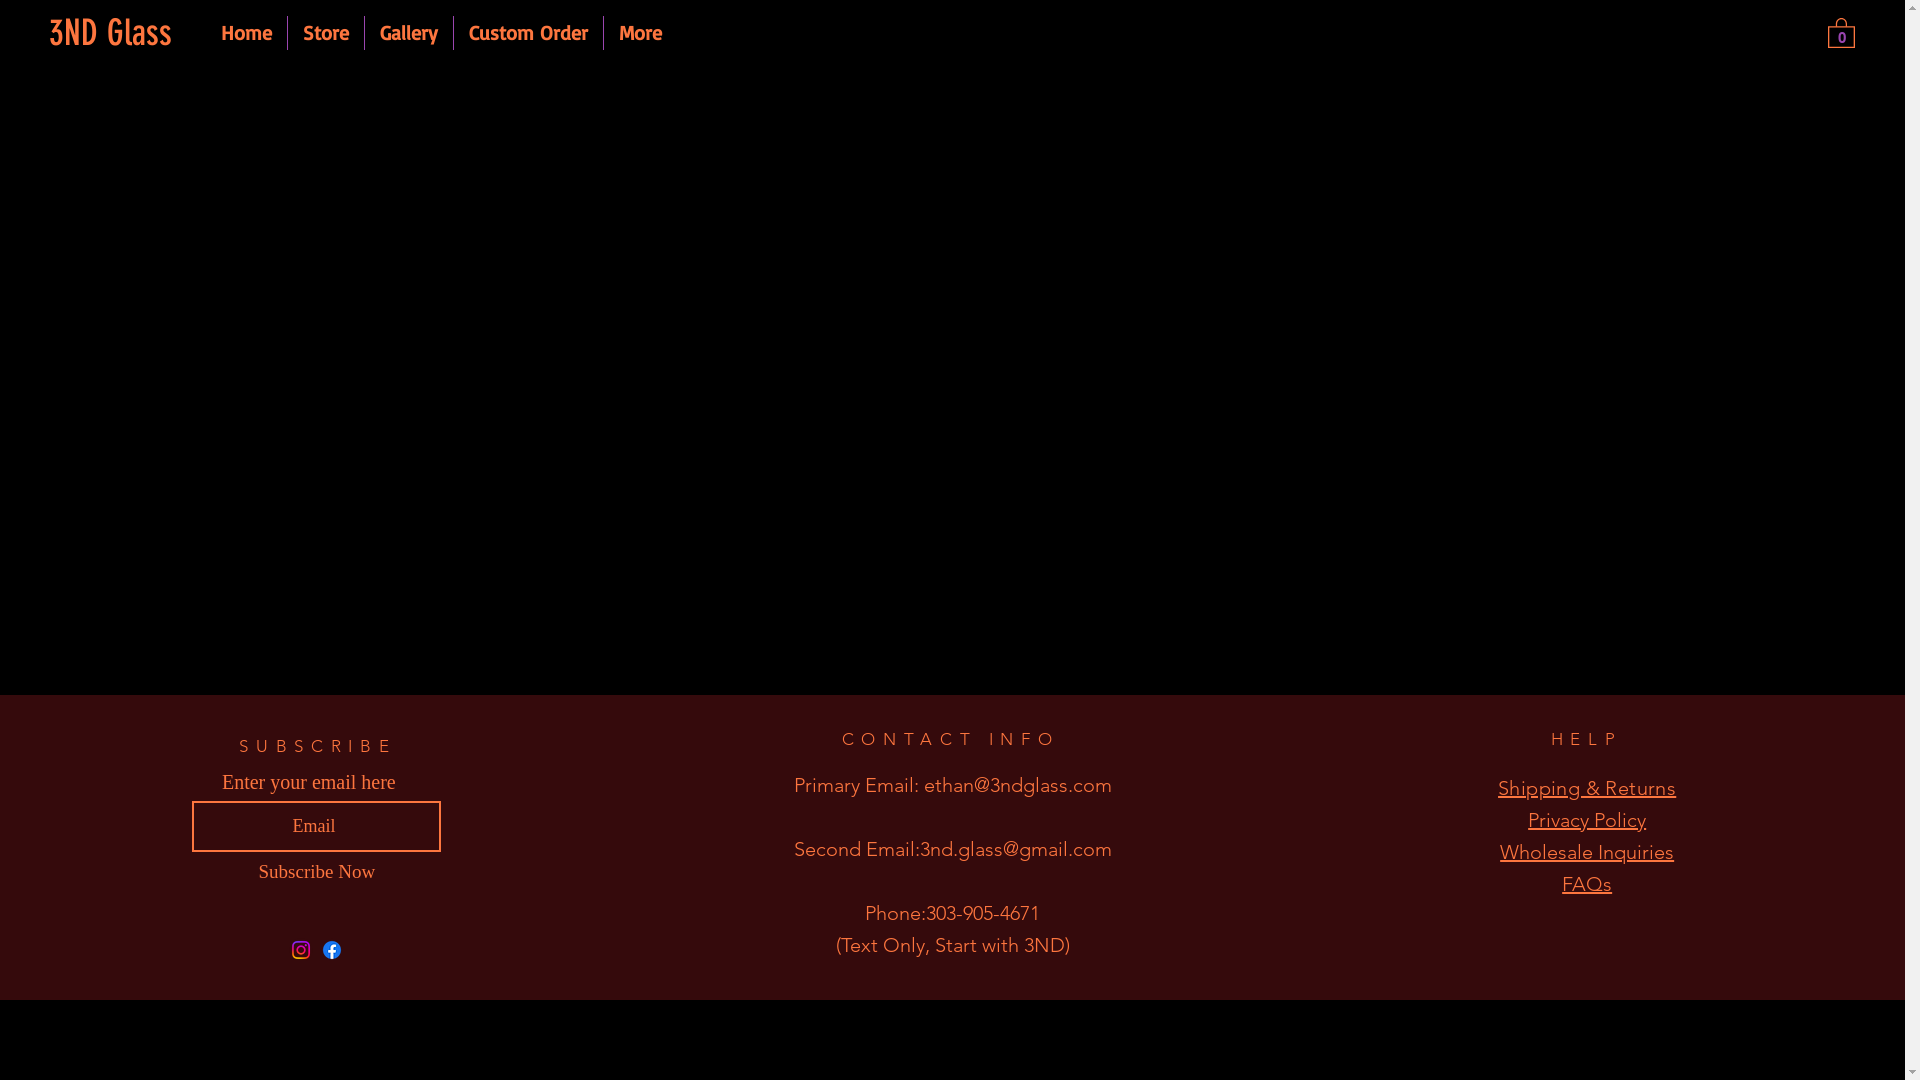 The height and width of the screenshot is (1080, 1920). Describe the element at coordinates (1586, 786) in the screenshot. I see `'Shipping & Returns'` at that location.